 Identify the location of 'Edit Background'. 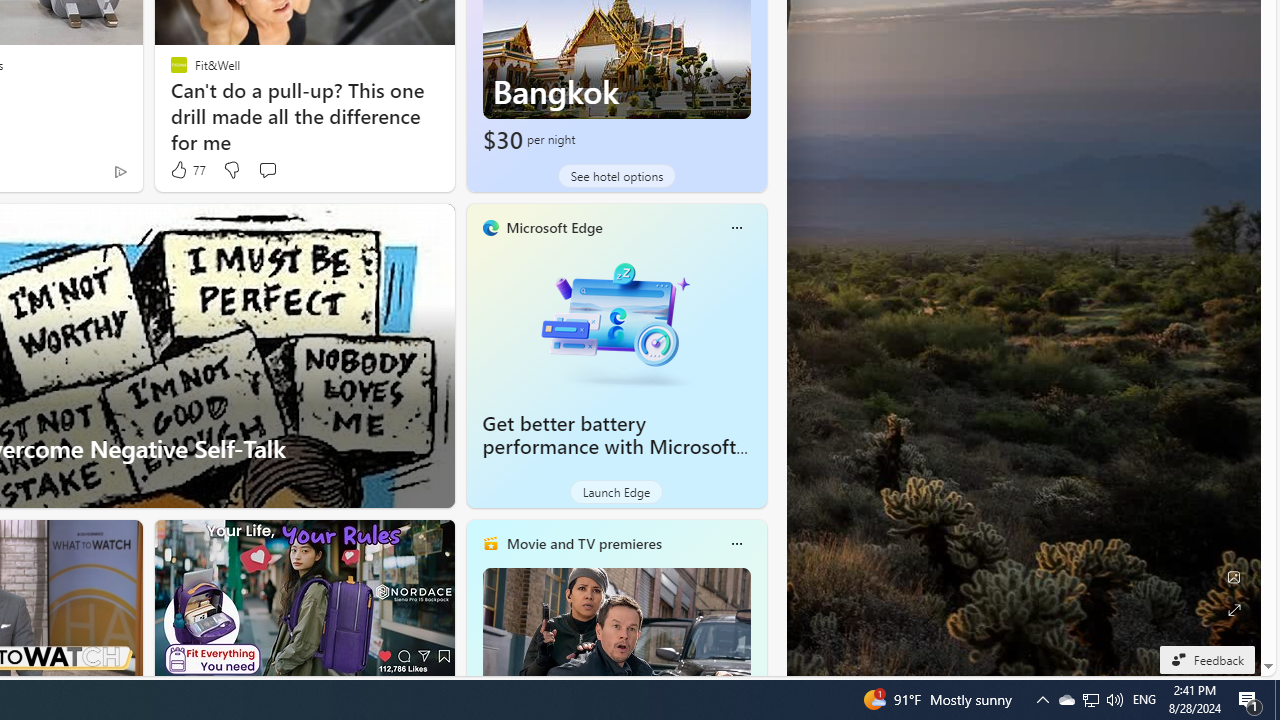
(1232, 577).